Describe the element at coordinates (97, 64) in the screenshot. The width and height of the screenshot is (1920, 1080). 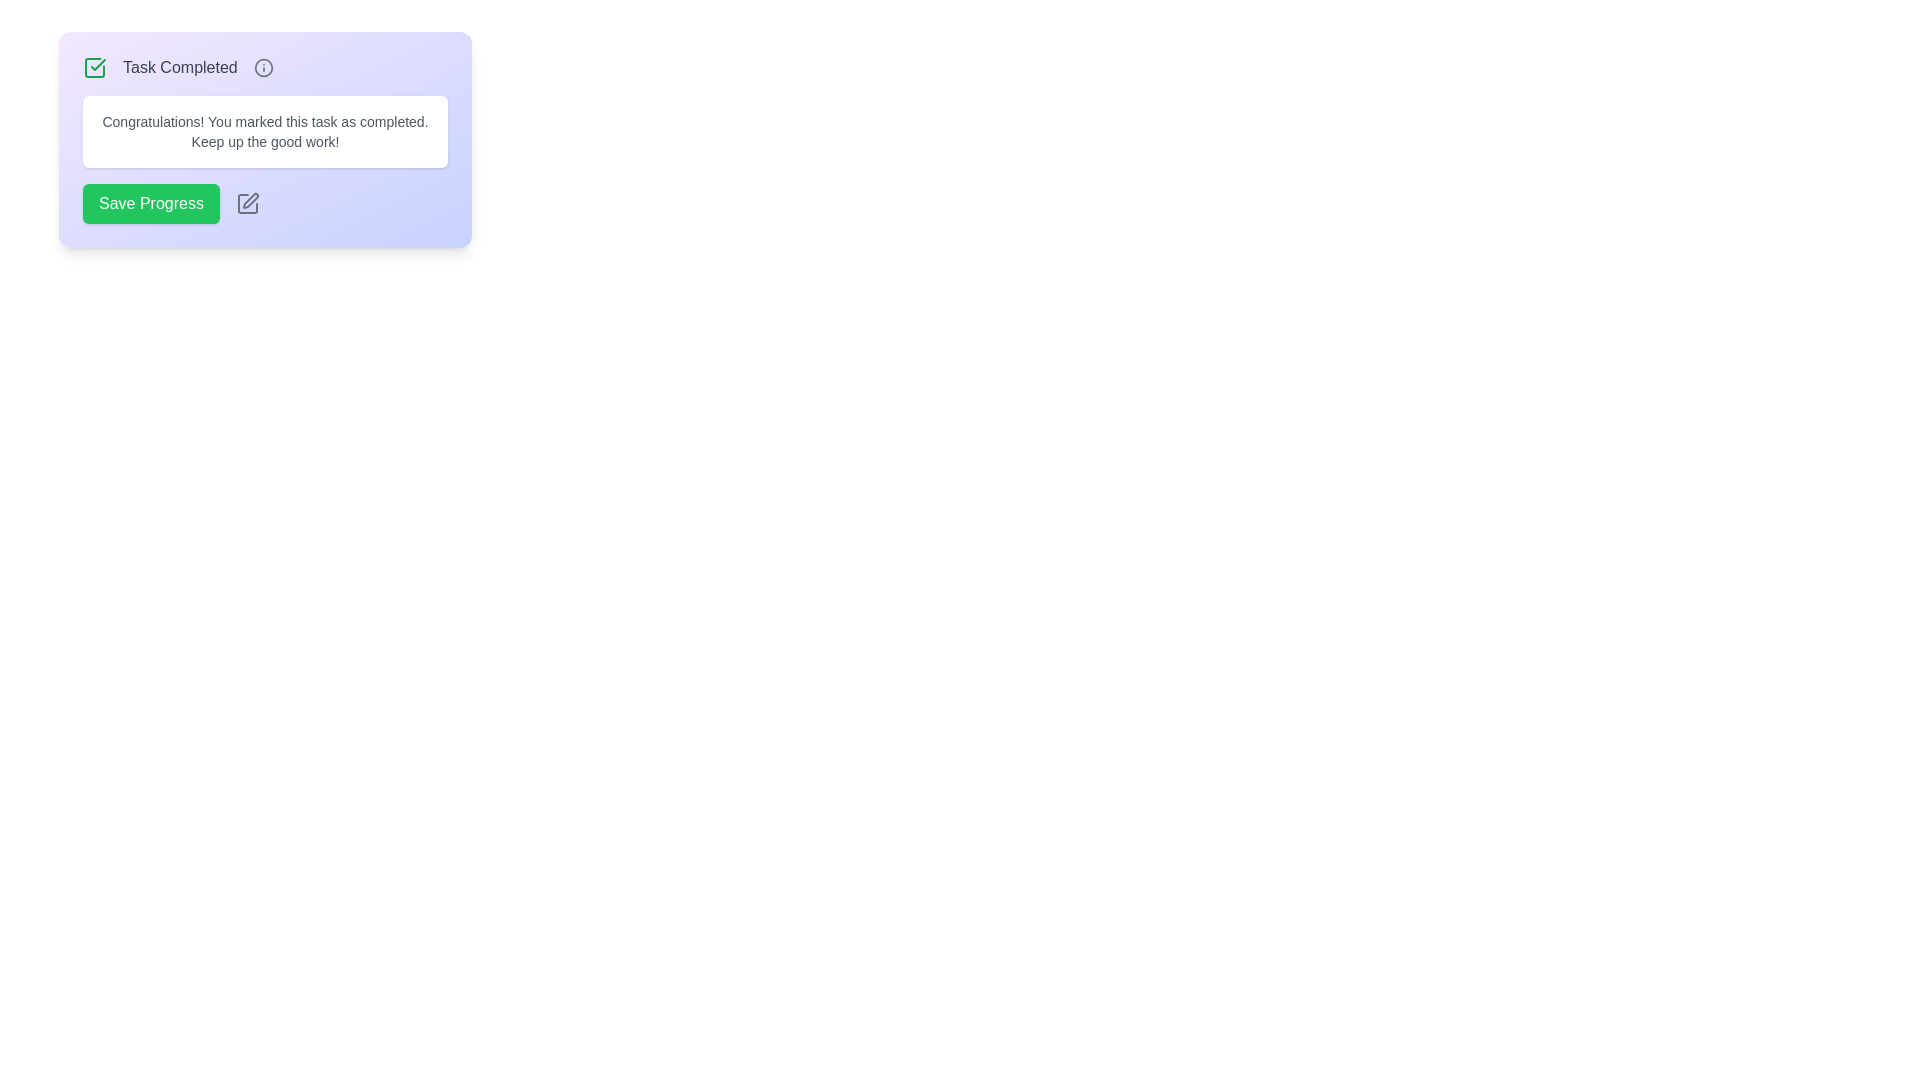
I see `the green checkmark icon segment in the top-left section of the notification-style UI component` at that location.